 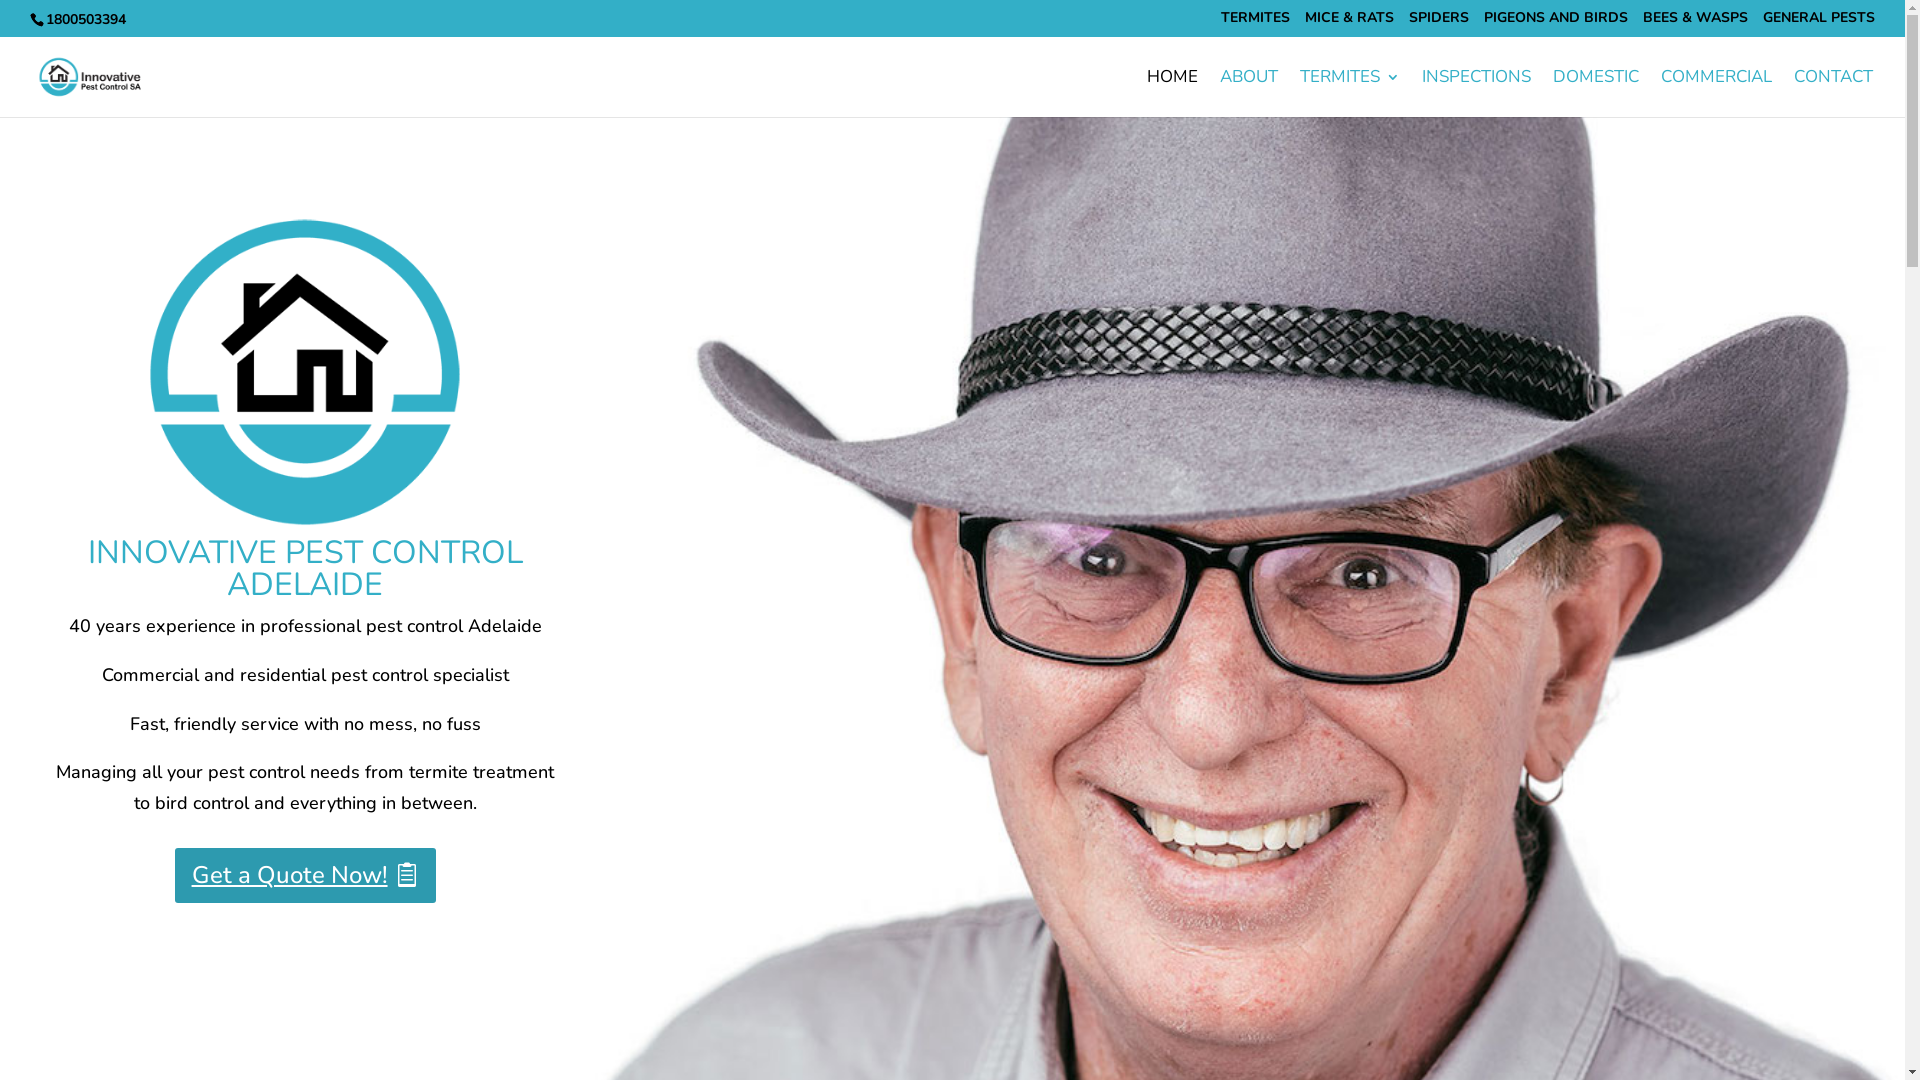 I want to click on 'MICE & RATS', so click(x=1349, y=22).